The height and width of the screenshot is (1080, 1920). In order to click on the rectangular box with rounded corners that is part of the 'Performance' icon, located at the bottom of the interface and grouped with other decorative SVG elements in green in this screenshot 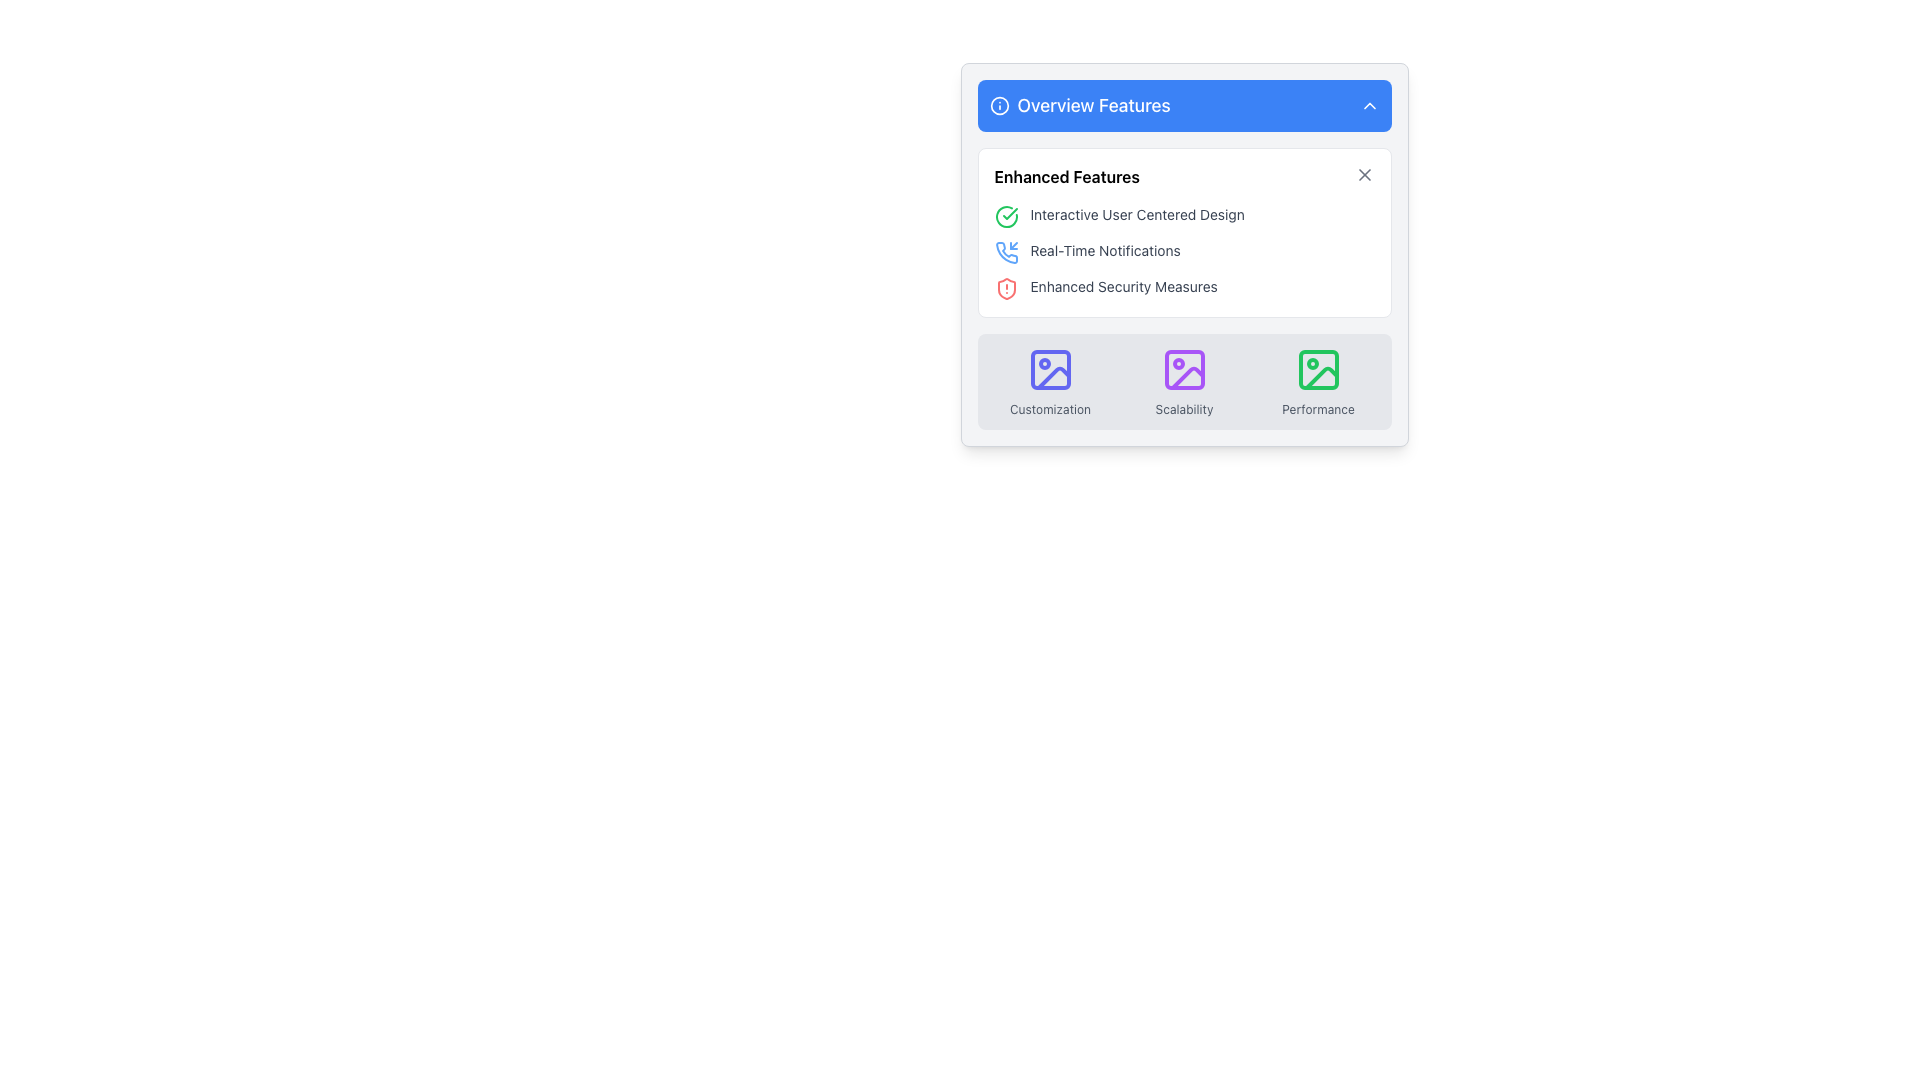, I will do `click(1318, 370)`.